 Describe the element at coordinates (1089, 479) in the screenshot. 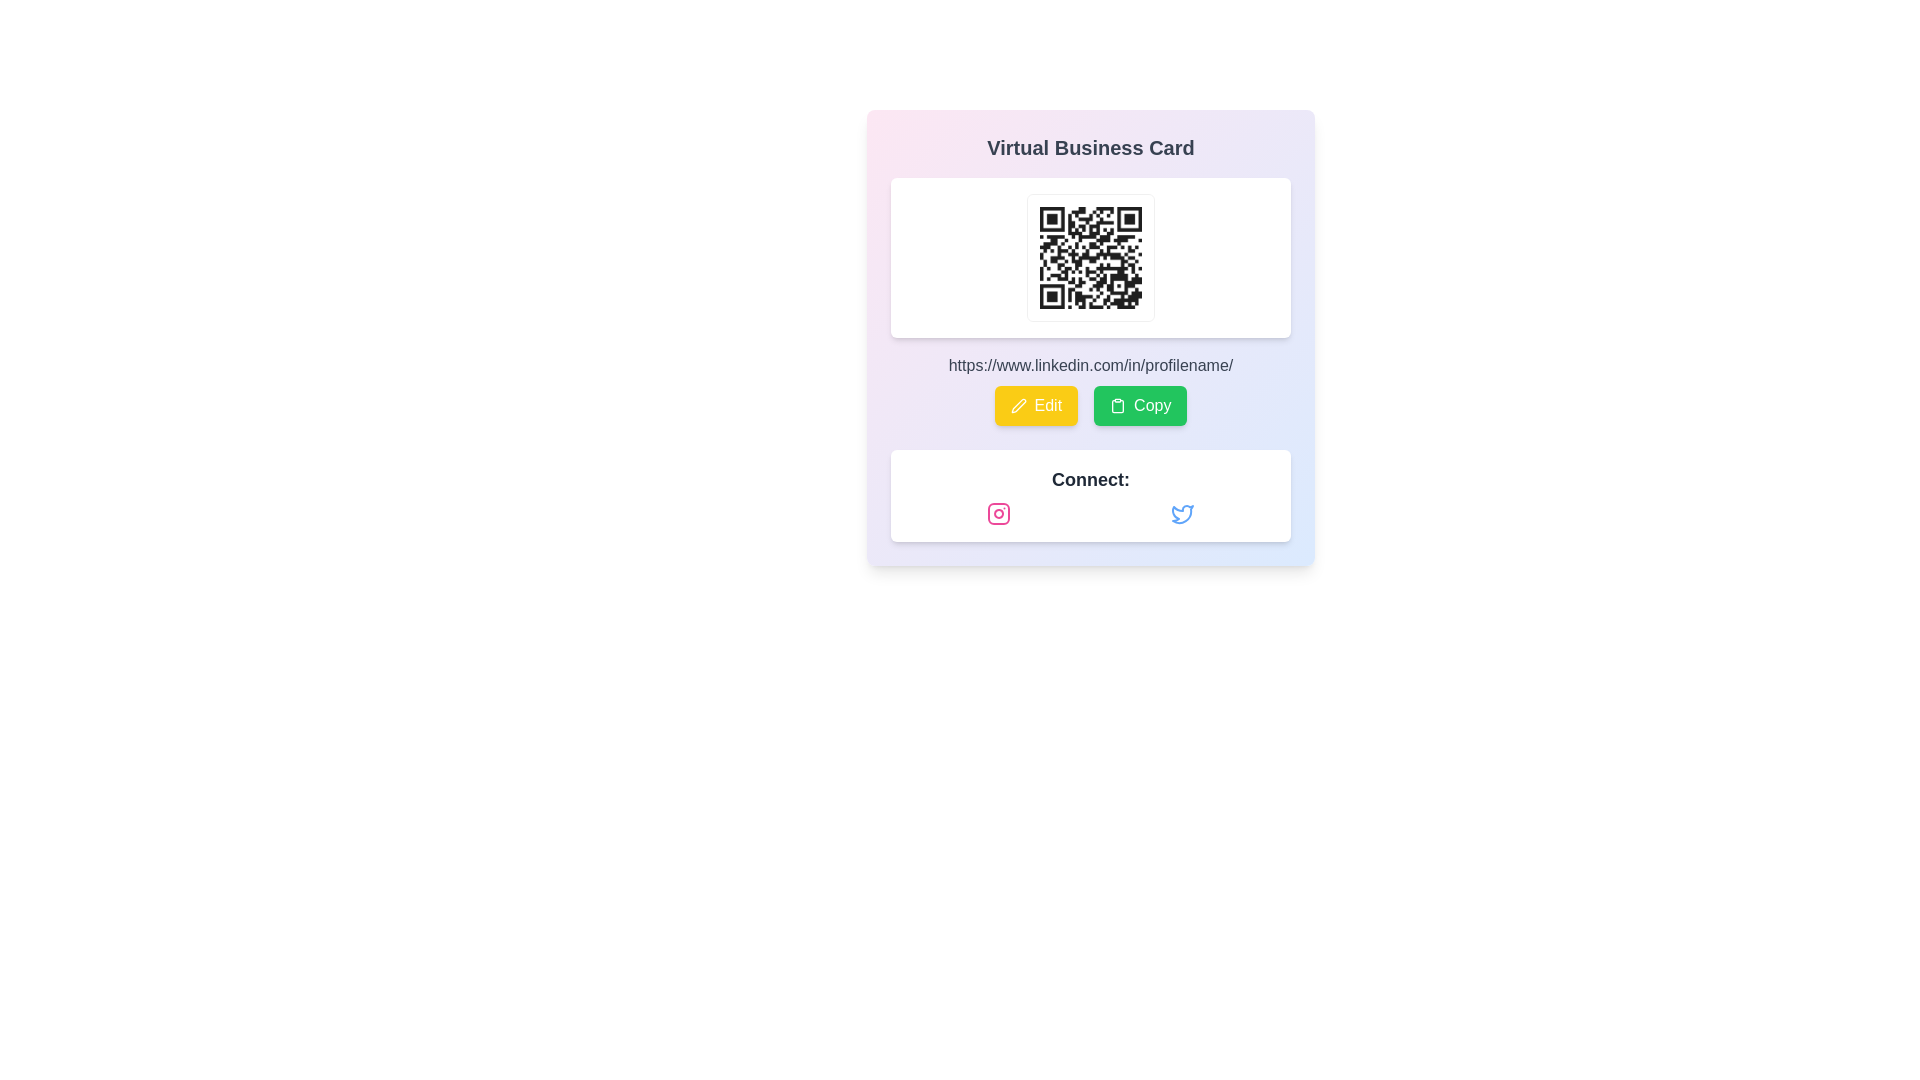

I see `the bold text label saying 'Connect:' which is styled in dark gray and positioned above the social media icons` at that location.